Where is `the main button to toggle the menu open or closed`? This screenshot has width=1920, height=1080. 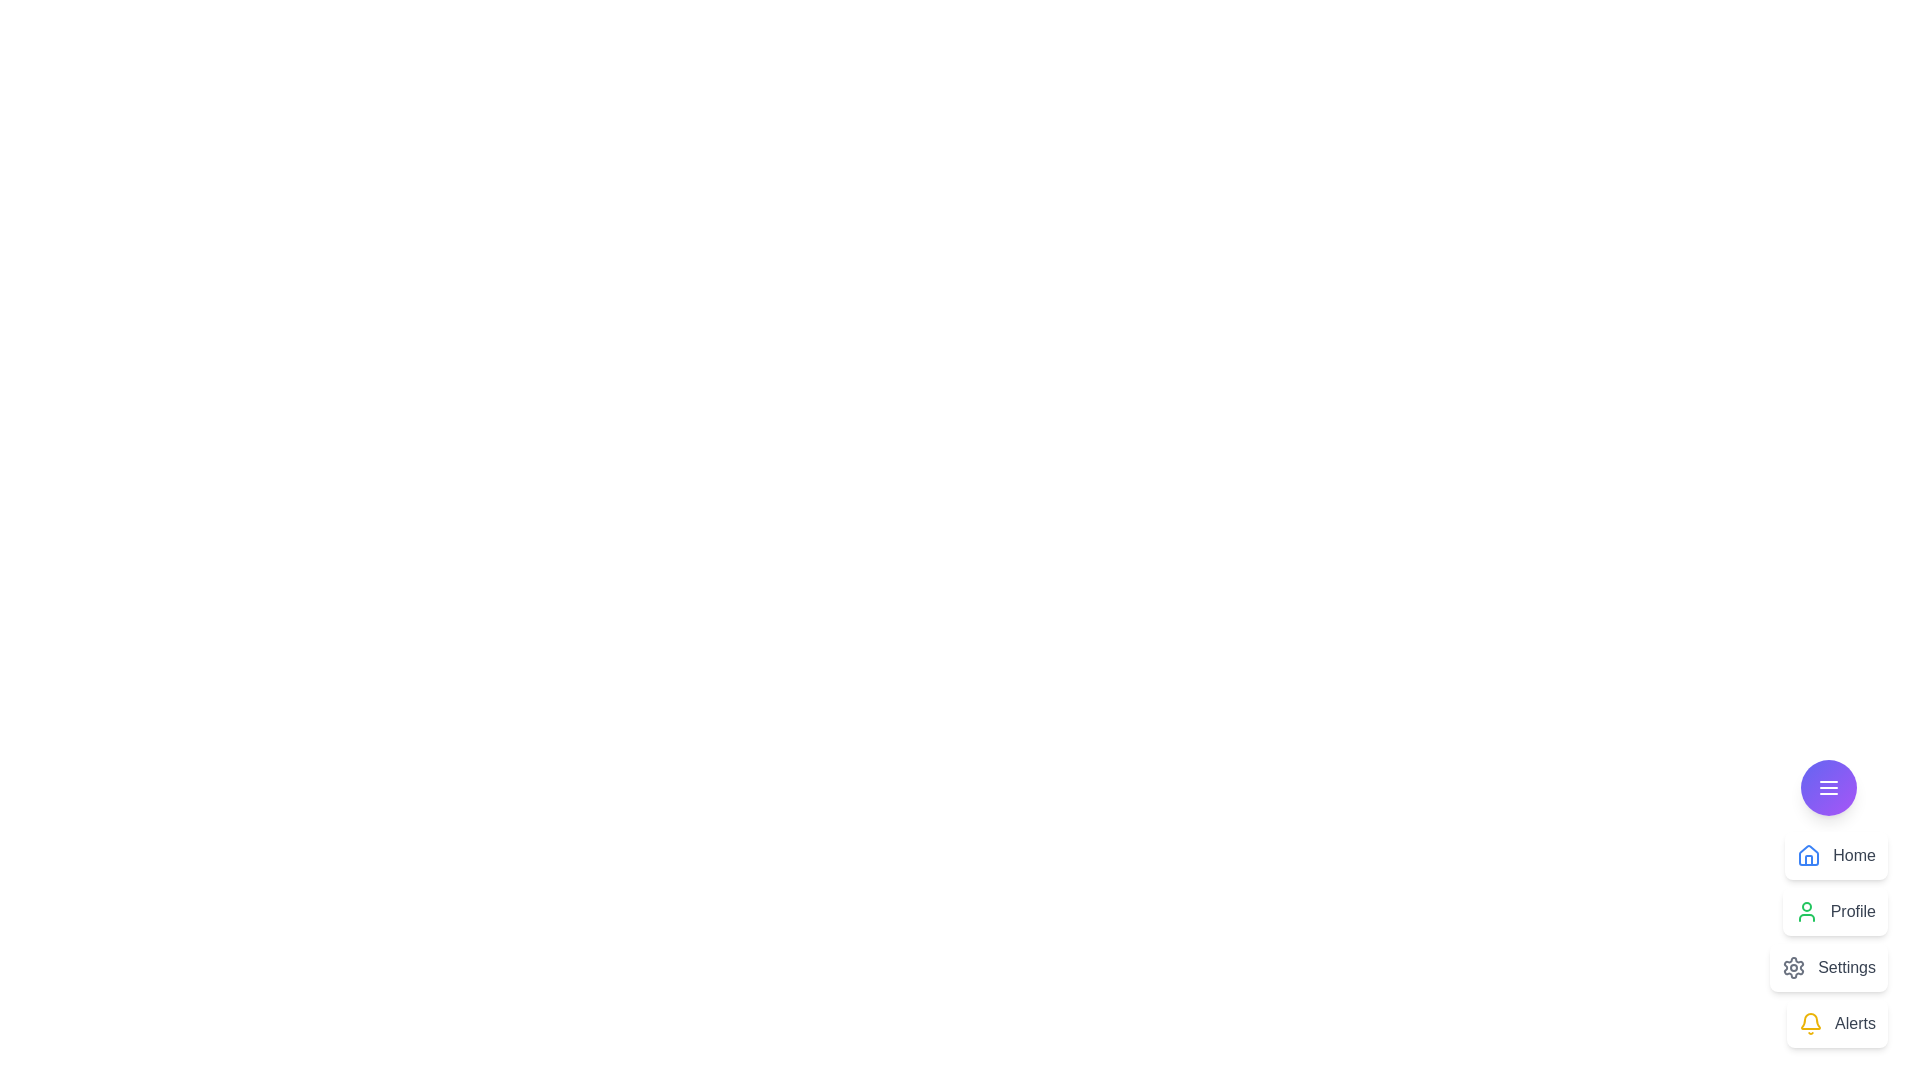
the main button to toggle the menu open or closed is located at coordinates (1828, 786).